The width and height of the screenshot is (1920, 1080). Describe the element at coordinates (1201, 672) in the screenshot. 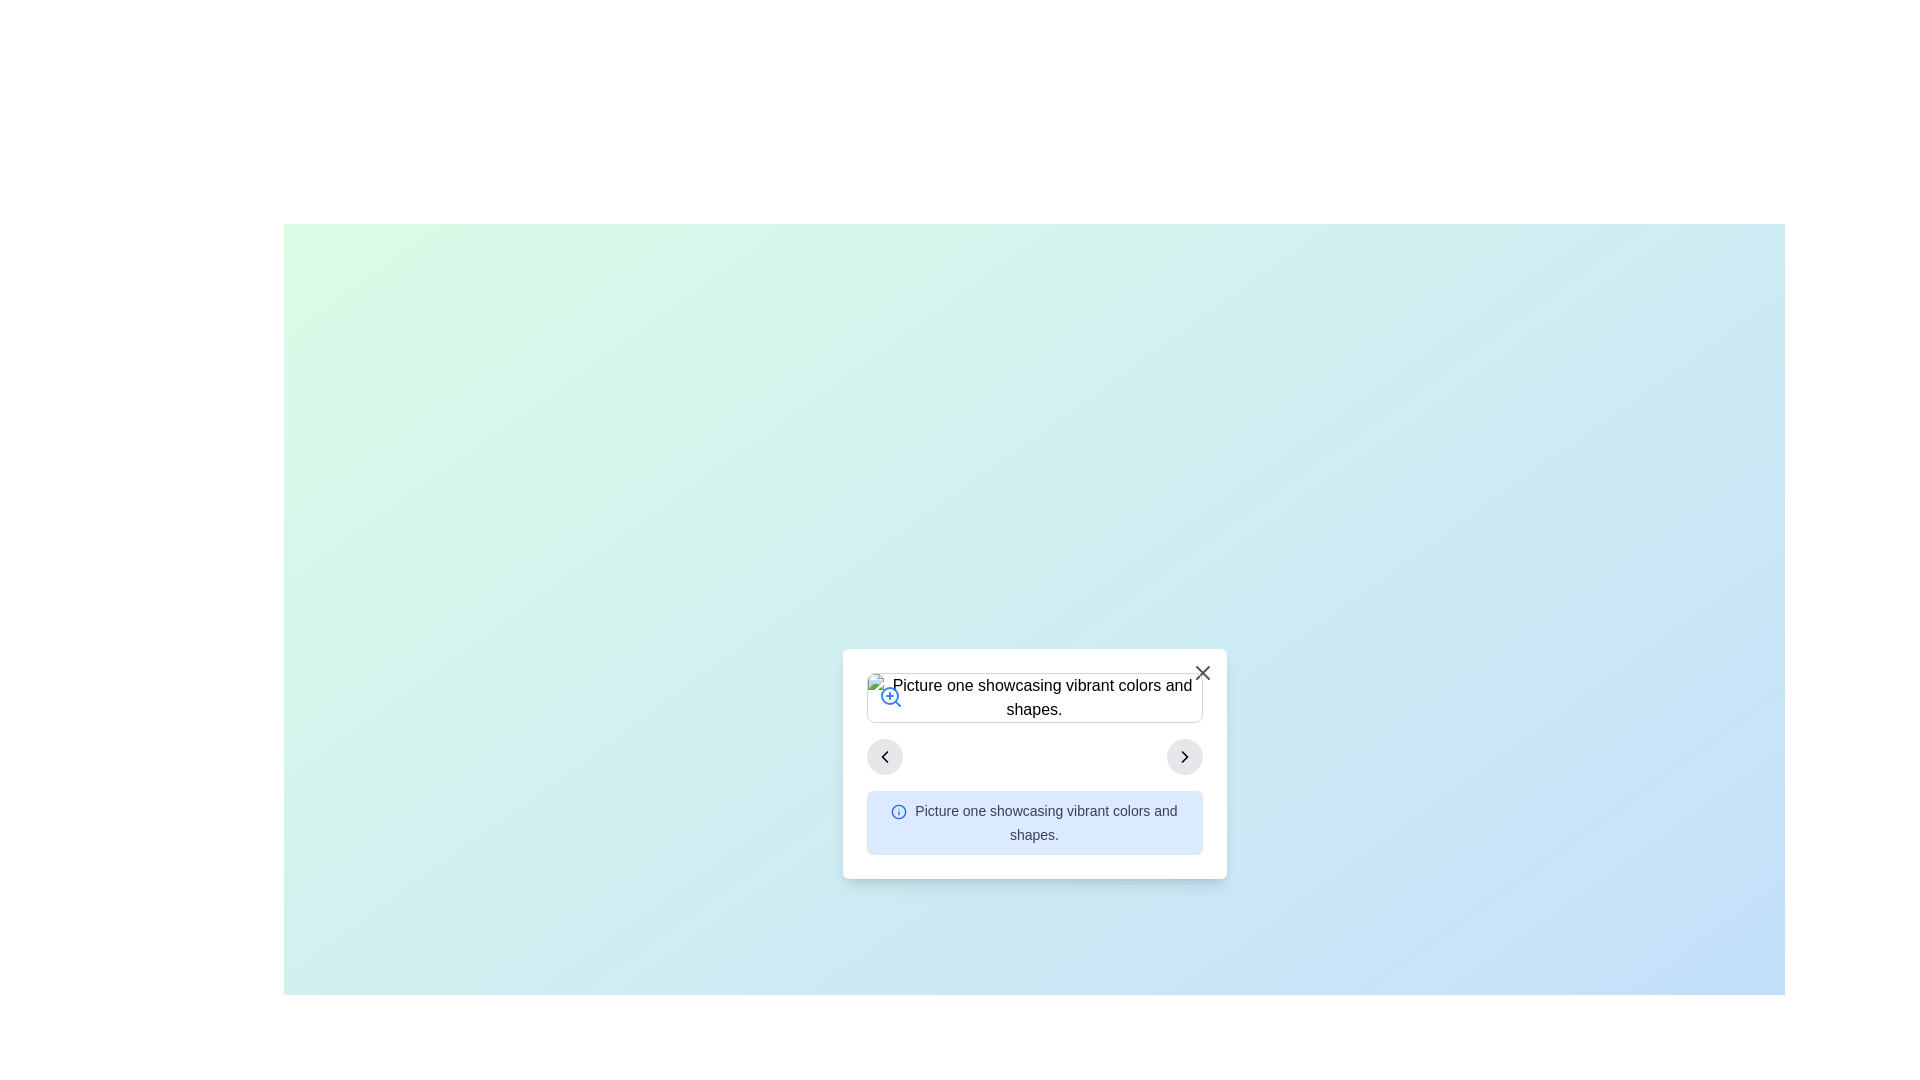

I see `the close button located in the top-right corner of the modal dialog box that dismisses content about 'Picture one showcasing vibrant colors and shapes.'` at that location.